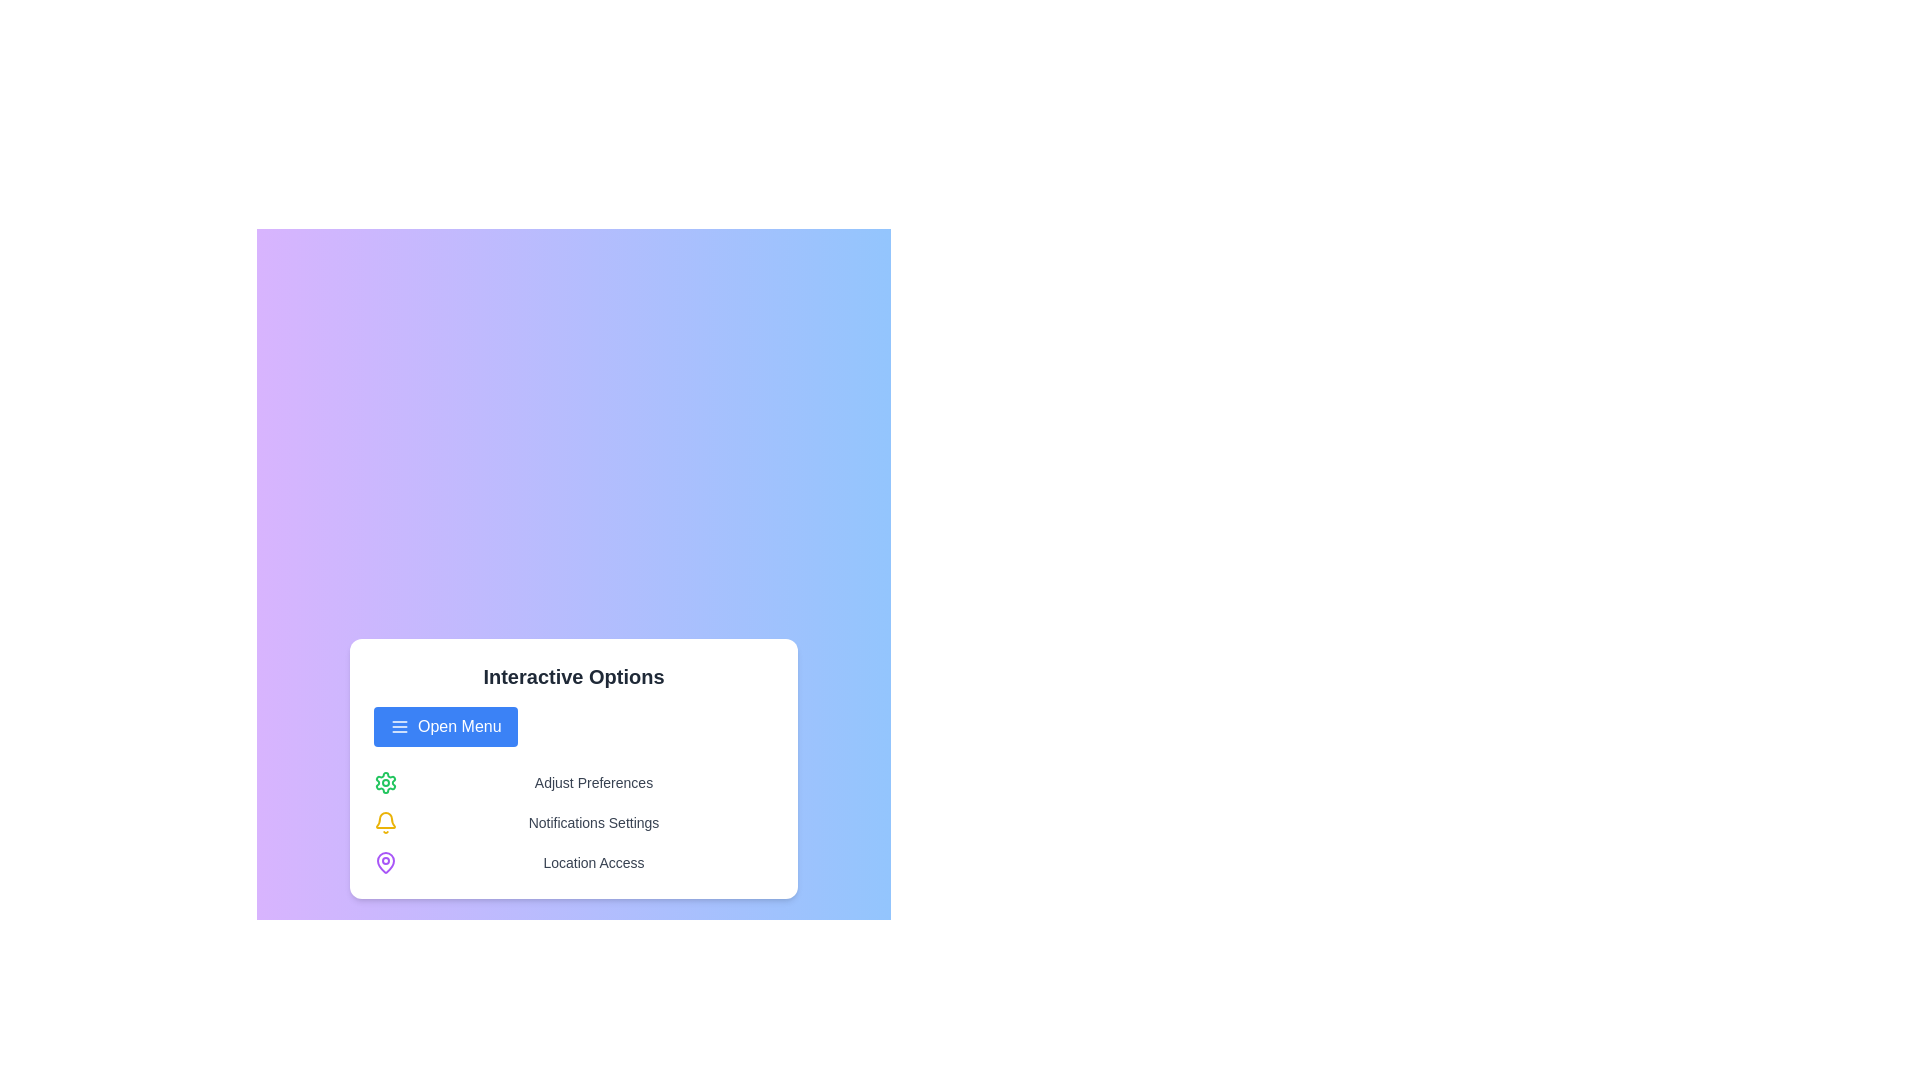 The image size is (1920, 1080). Describe the element at coordinates (573, 676) in the screenshot. I see `the Static text heading displaying 'Interactive Options', which is styled in a bold, large font and dark gray color, located at the top of a white, rounded box` at that location.